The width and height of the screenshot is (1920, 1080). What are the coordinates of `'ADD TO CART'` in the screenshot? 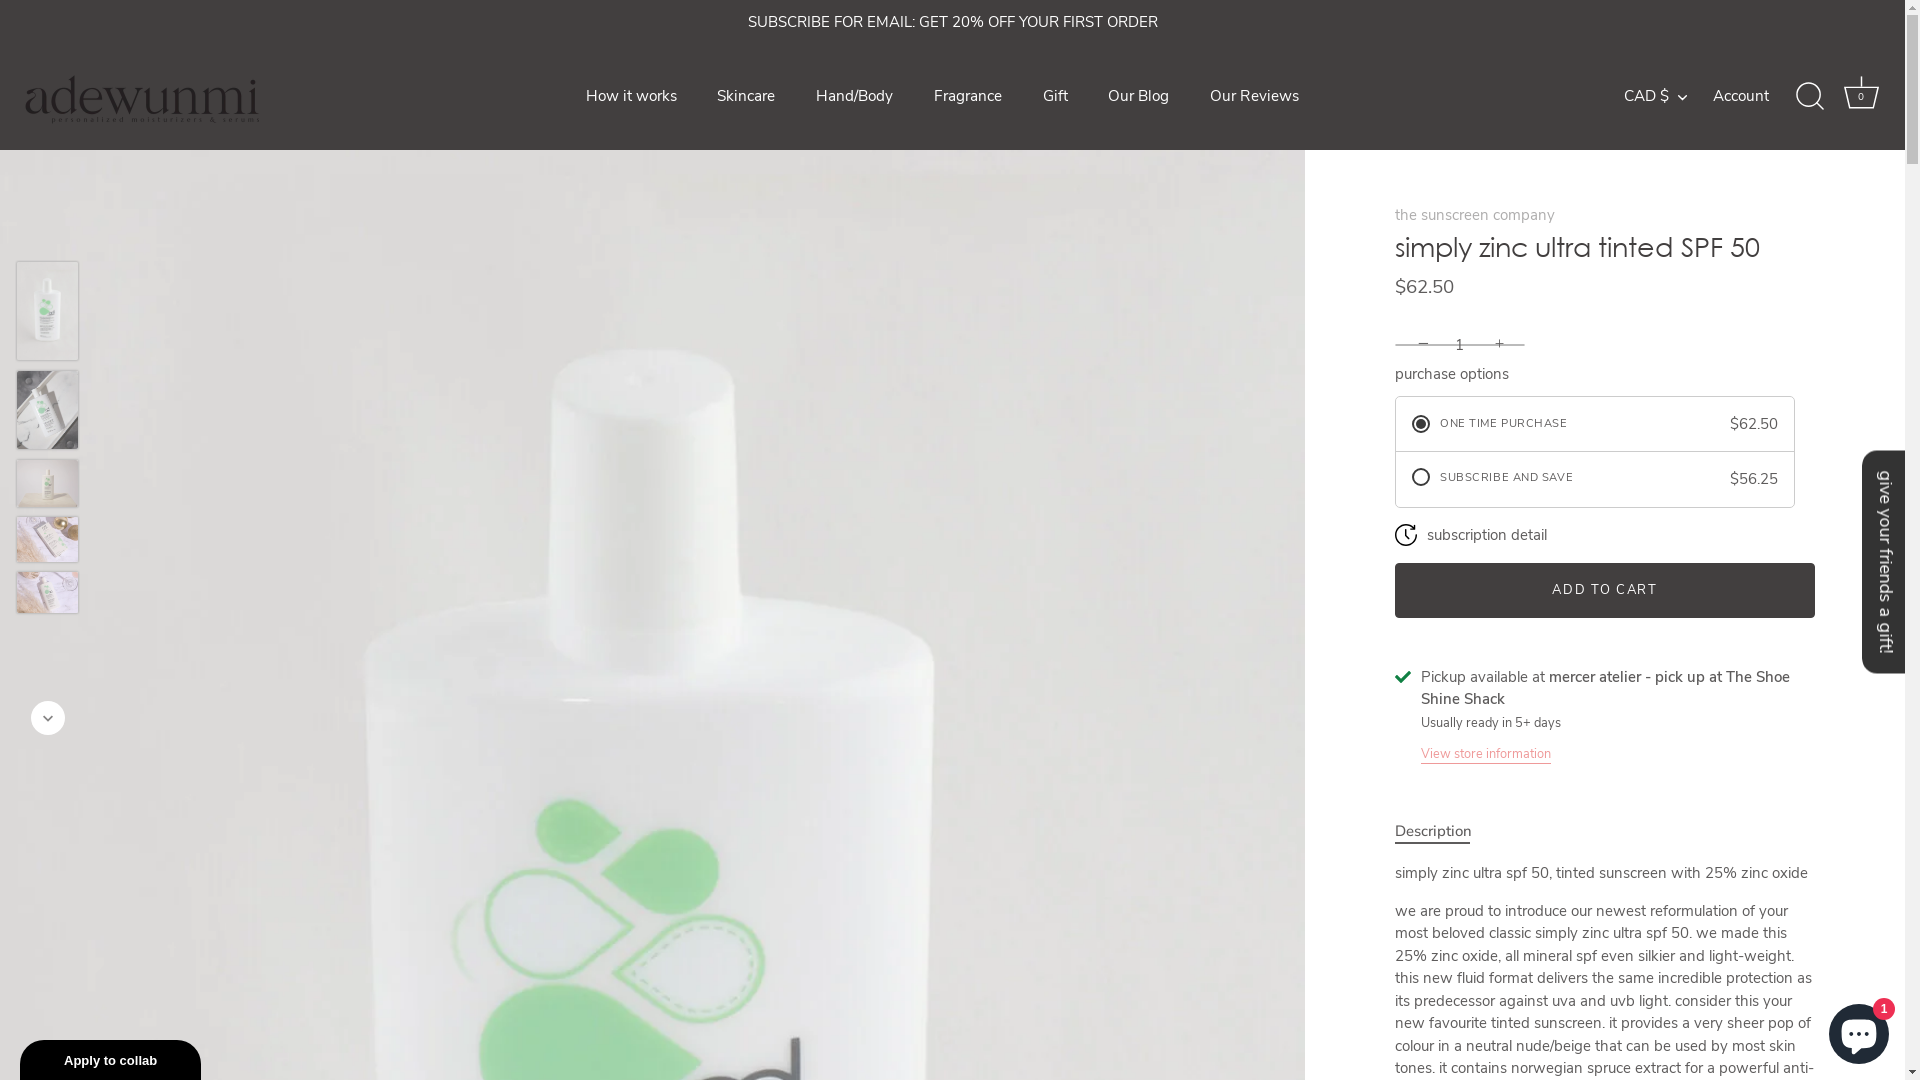 It's located at (1604, 589).